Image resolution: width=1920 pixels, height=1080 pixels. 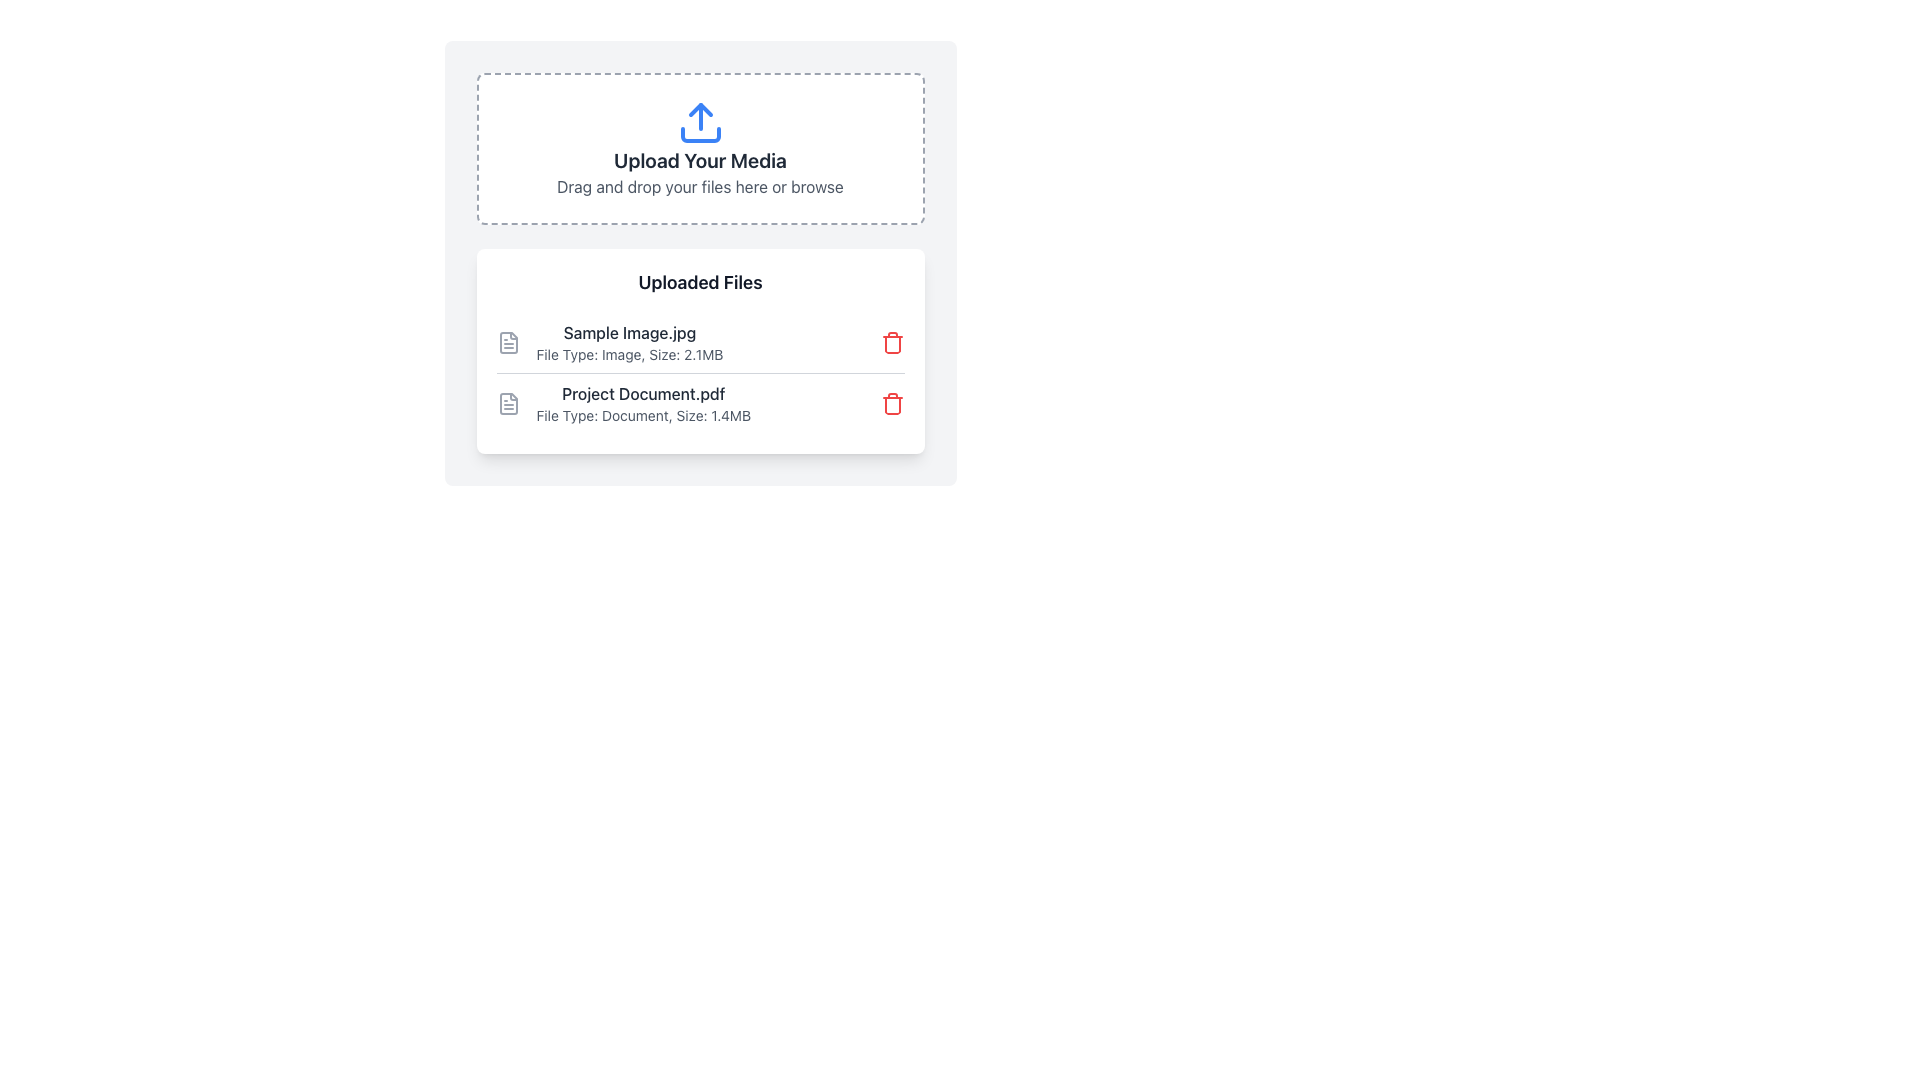 What do you see at coordinates (608, 342) in the screenshot?
I see `the list item labeled 'Sample Image.jpg'` at bounding box center [608, 342].